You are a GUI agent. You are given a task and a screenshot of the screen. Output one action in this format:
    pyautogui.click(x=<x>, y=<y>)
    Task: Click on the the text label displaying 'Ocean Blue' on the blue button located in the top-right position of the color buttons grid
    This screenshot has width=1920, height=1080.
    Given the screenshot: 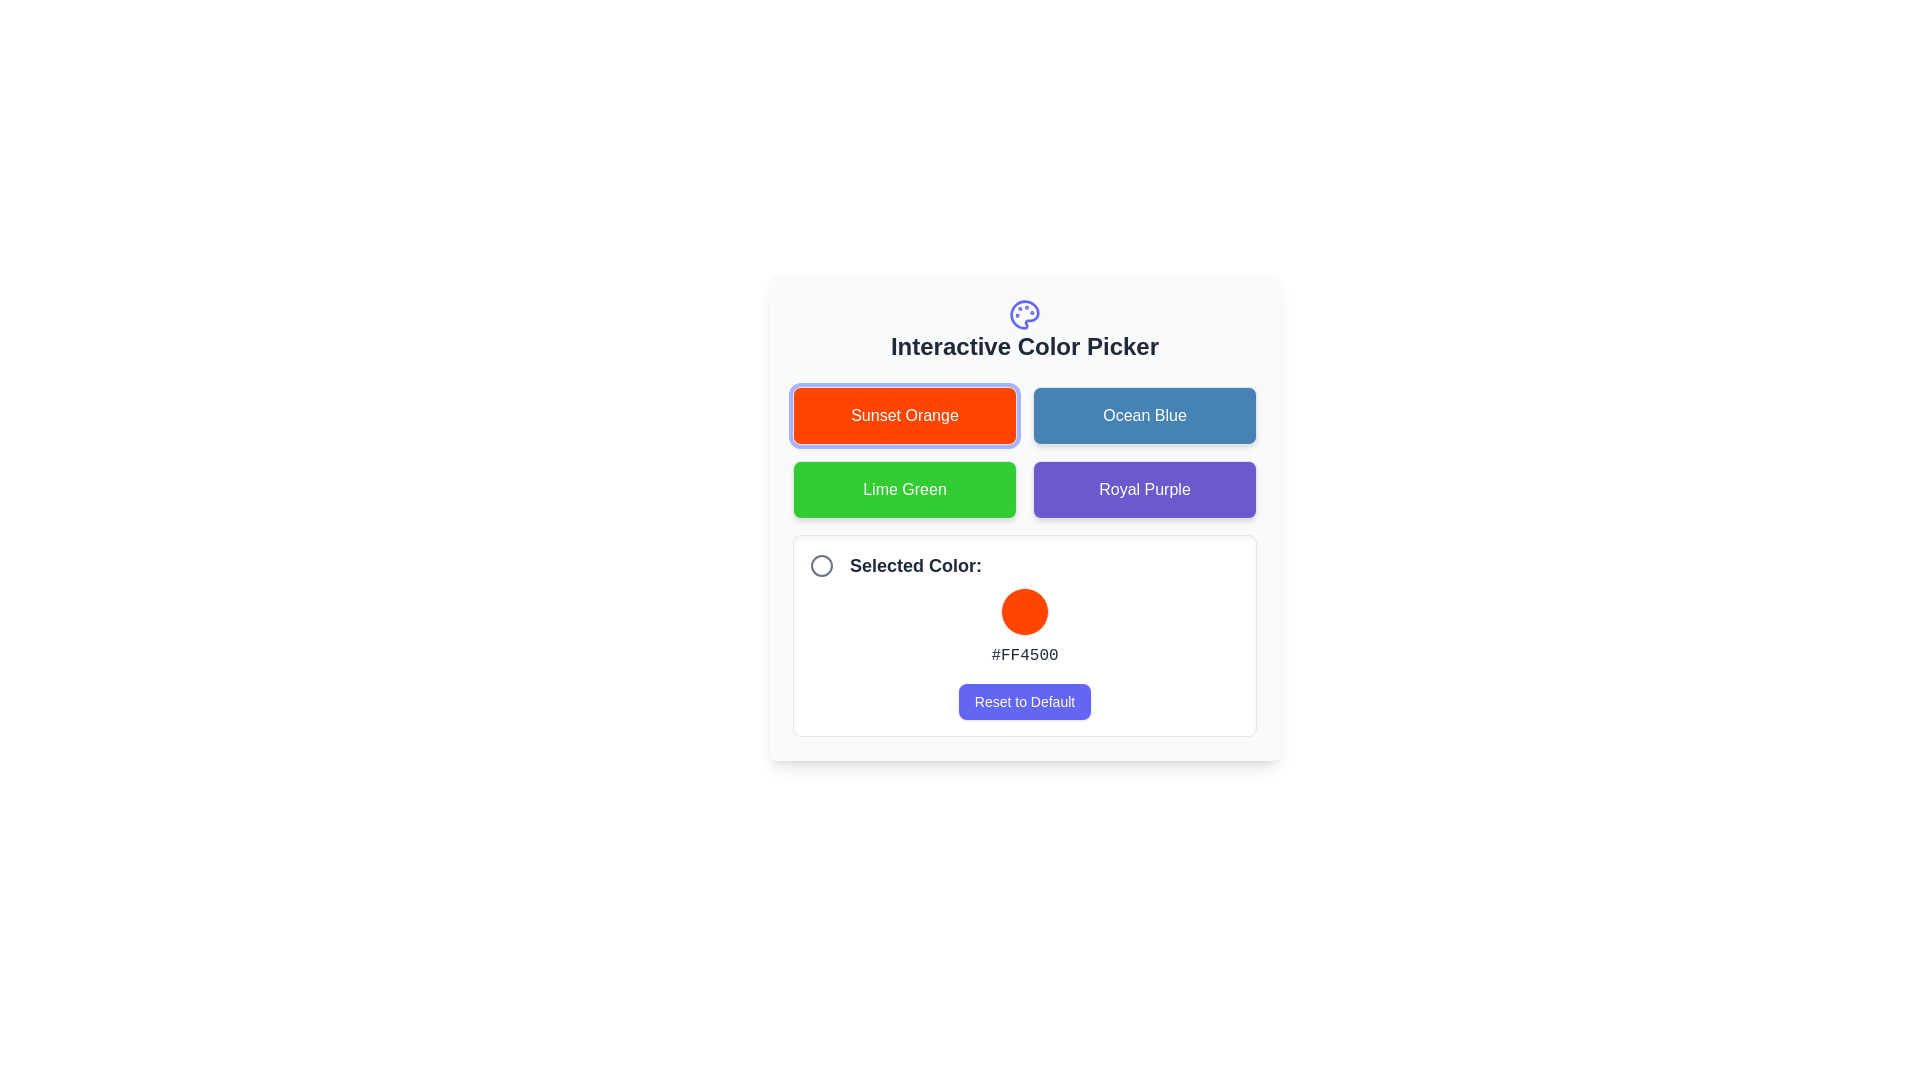 What is the action you would take?
    pyautogui.click(x=1145, y=415)
    